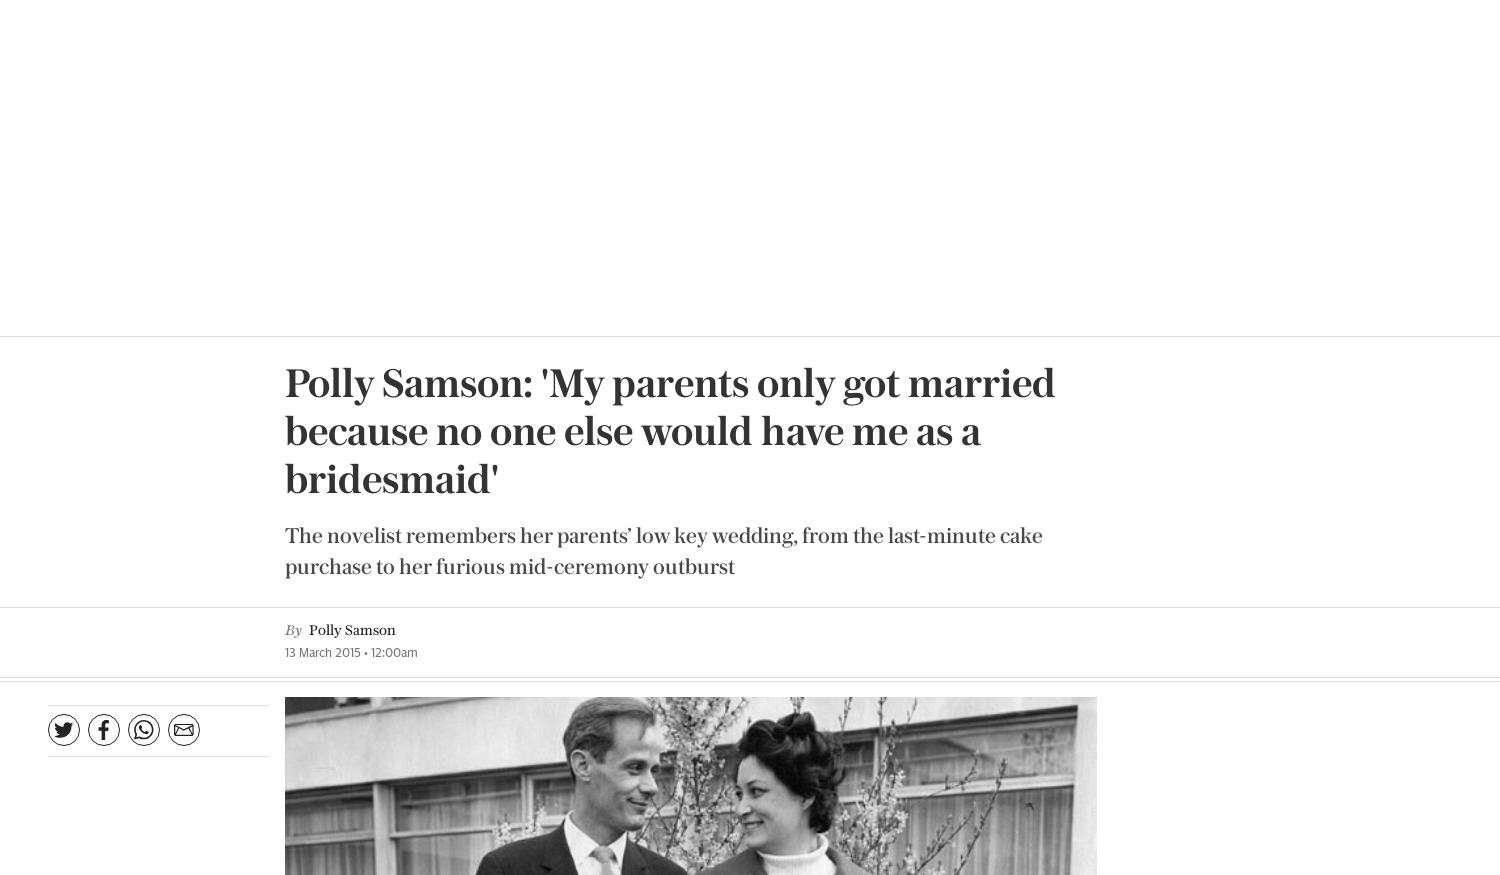 Image resolution: width=1500 pixels, height=875 pixels. I want to click on 'Gary Lineker is making an utter fool of himself over Israel', so click(1301, 528).